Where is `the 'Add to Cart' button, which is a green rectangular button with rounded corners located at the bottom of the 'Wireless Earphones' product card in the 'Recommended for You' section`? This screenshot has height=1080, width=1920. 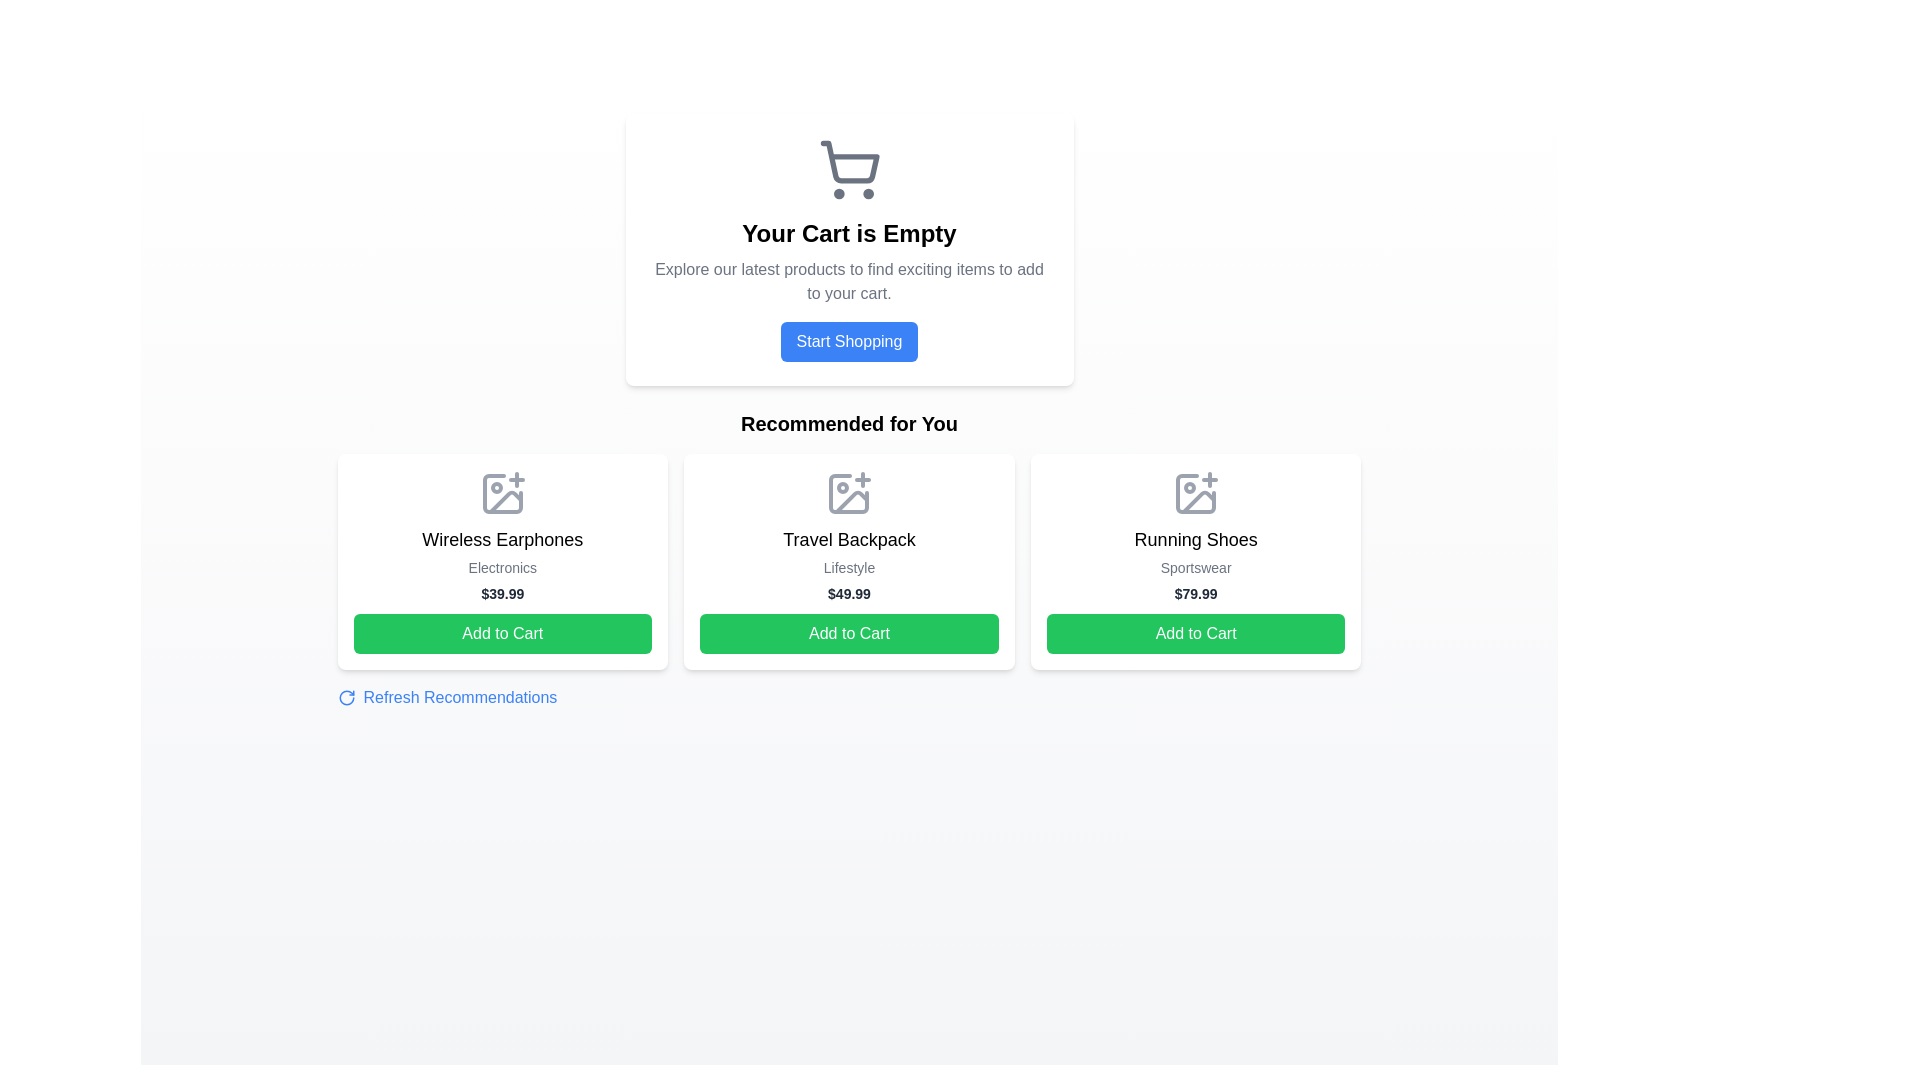 the 'Add to Cart' button, which is a green rectangular button with rounded corners located at the bottom of the 'Wireless Earphones' product card in the 'Recommended for You' section is located at coordinates (502, 633).